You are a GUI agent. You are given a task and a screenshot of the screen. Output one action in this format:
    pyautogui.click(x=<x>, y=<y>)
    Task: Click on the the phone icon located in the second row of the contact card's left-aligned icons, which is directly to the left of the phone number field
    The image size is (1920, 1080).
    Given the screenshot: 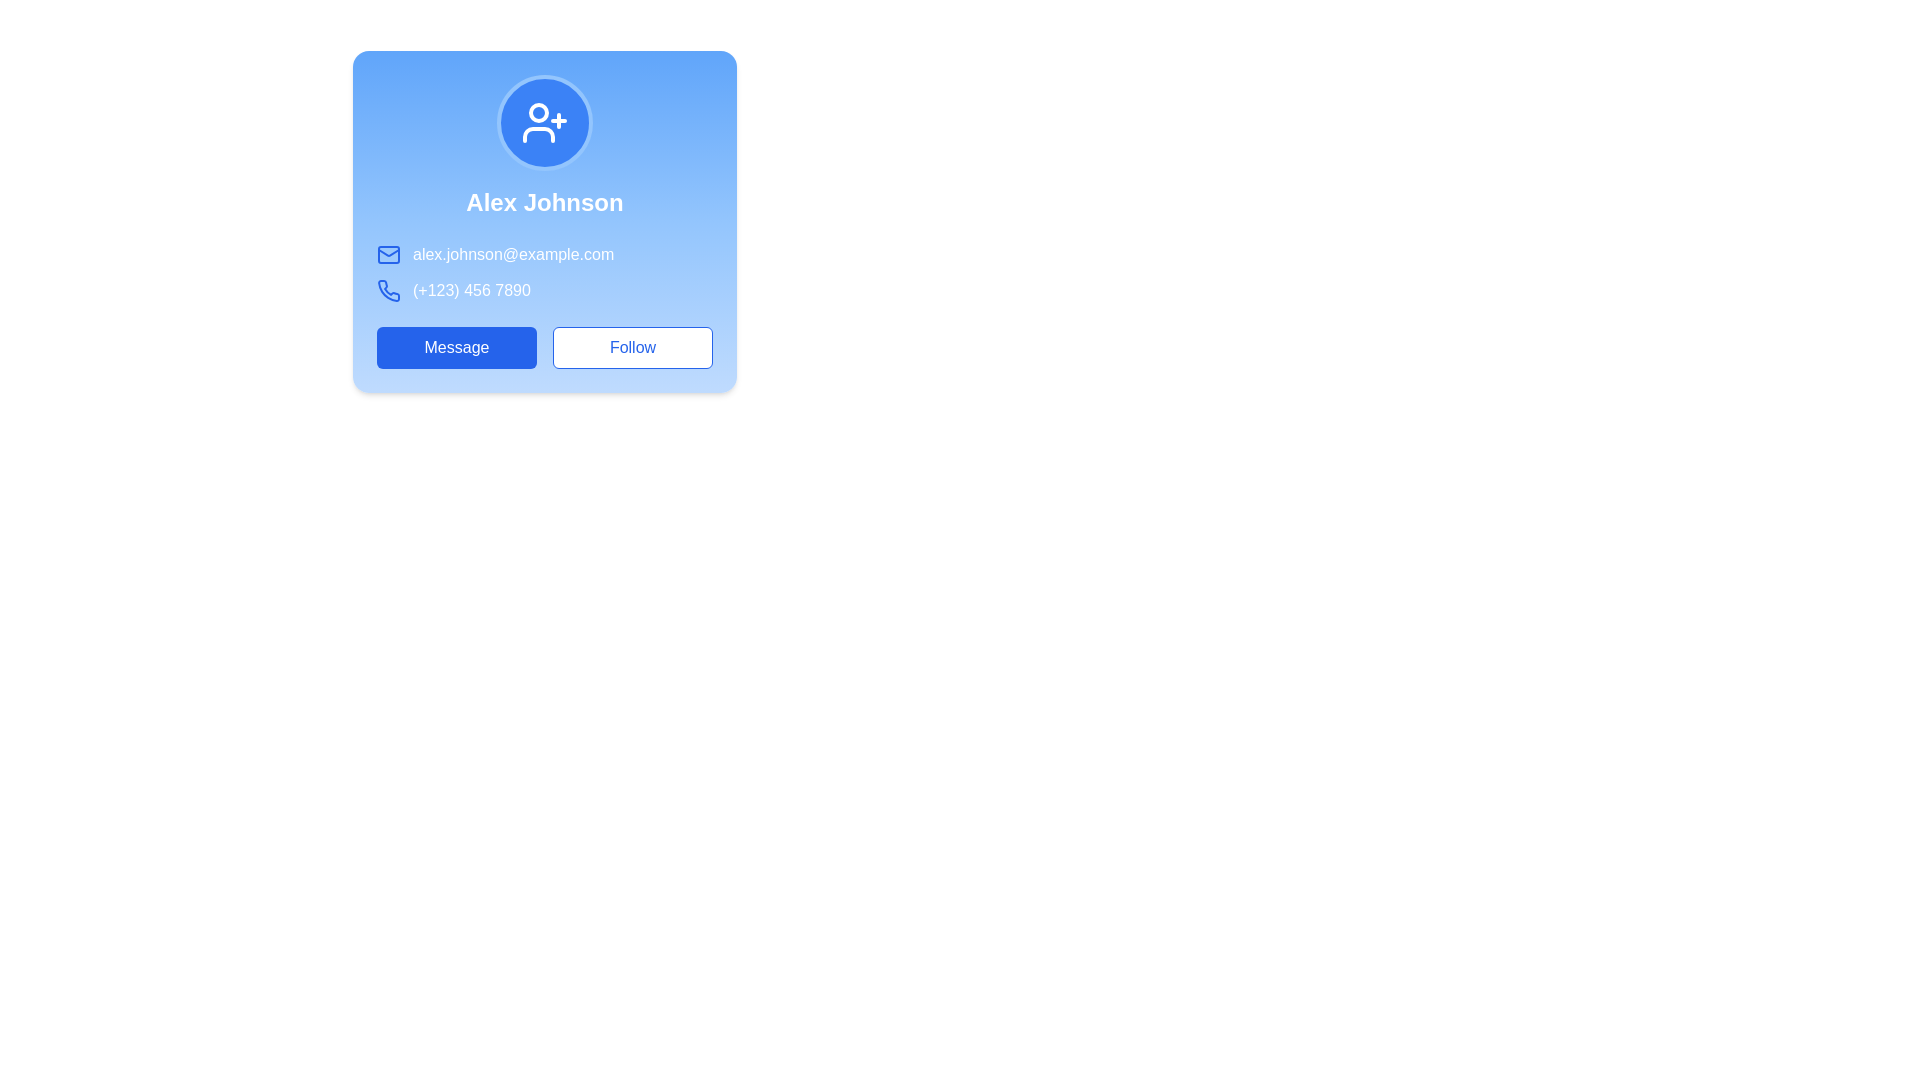 What is the action you would take?
    pyautogui.click(x=388, y=290)
    